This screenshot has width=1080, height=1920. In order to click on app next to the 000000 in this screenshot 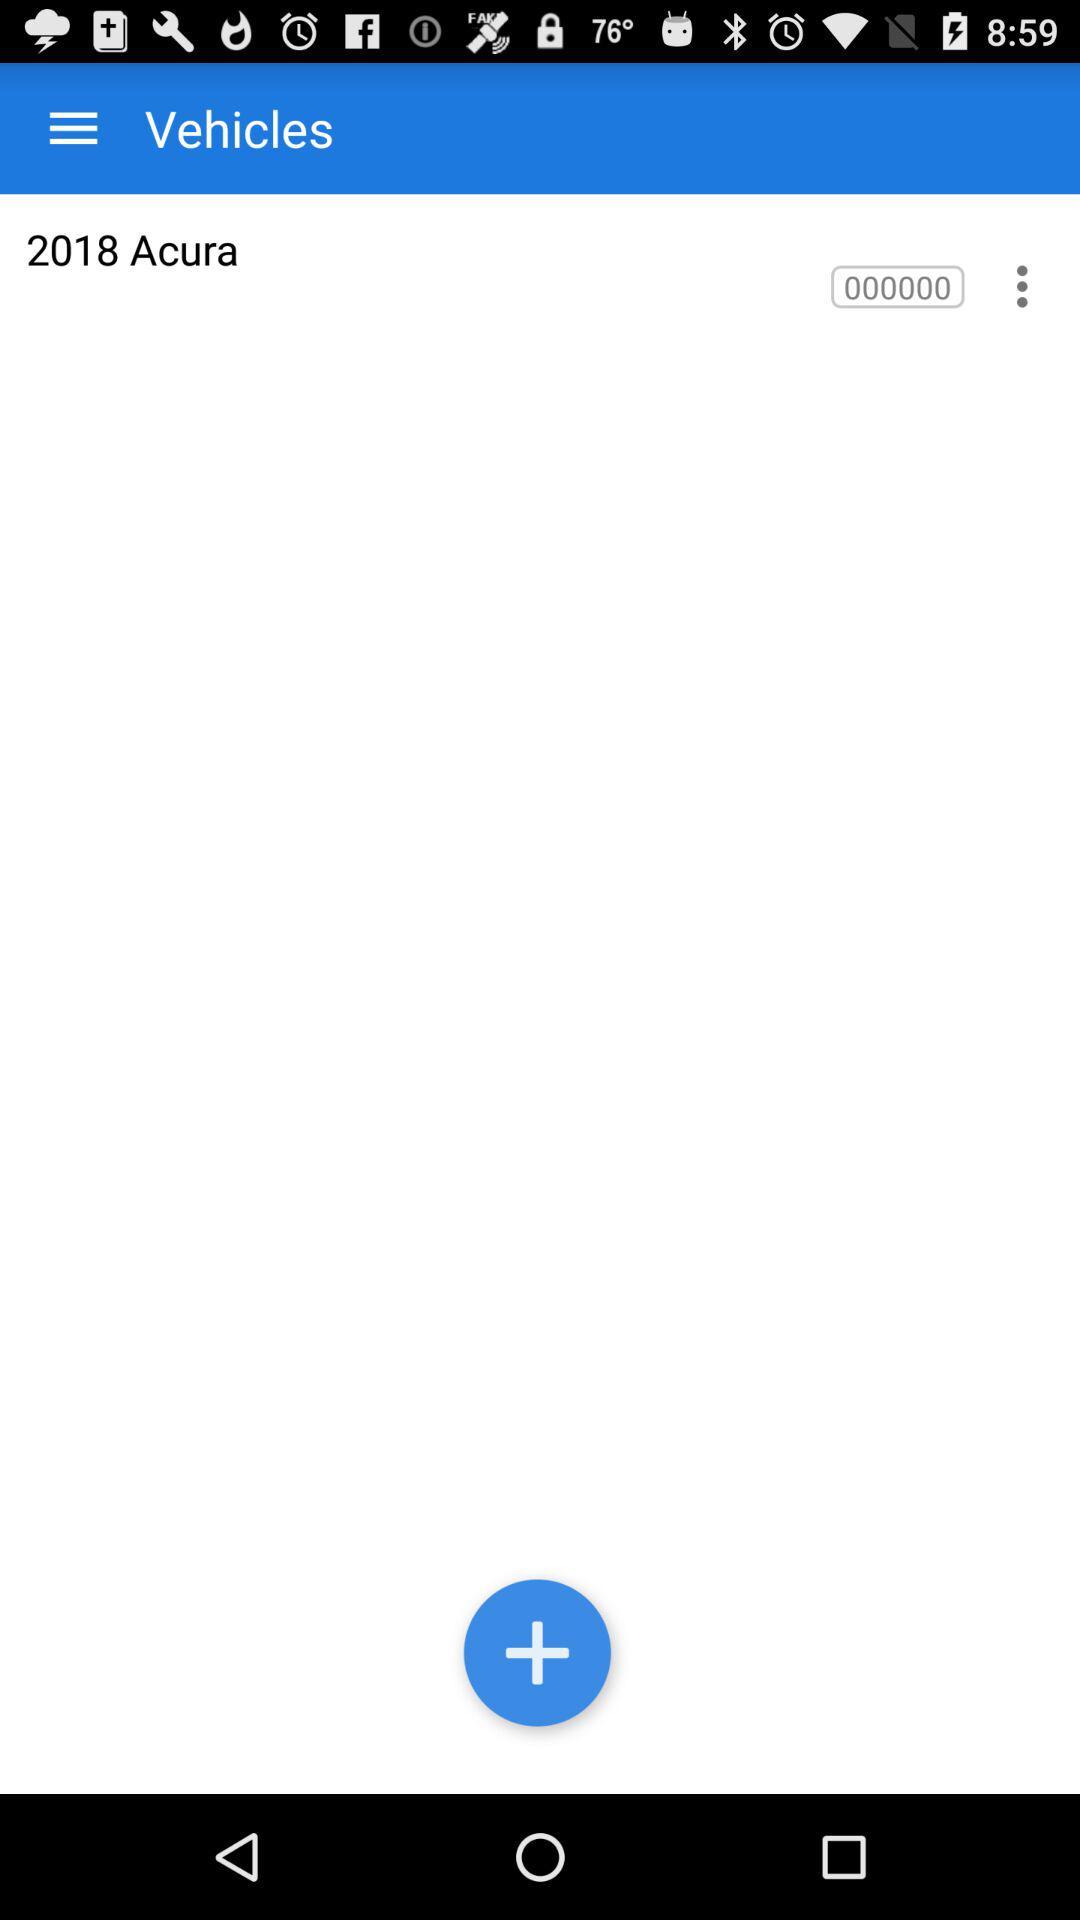, I will do `click(132, 248)`.